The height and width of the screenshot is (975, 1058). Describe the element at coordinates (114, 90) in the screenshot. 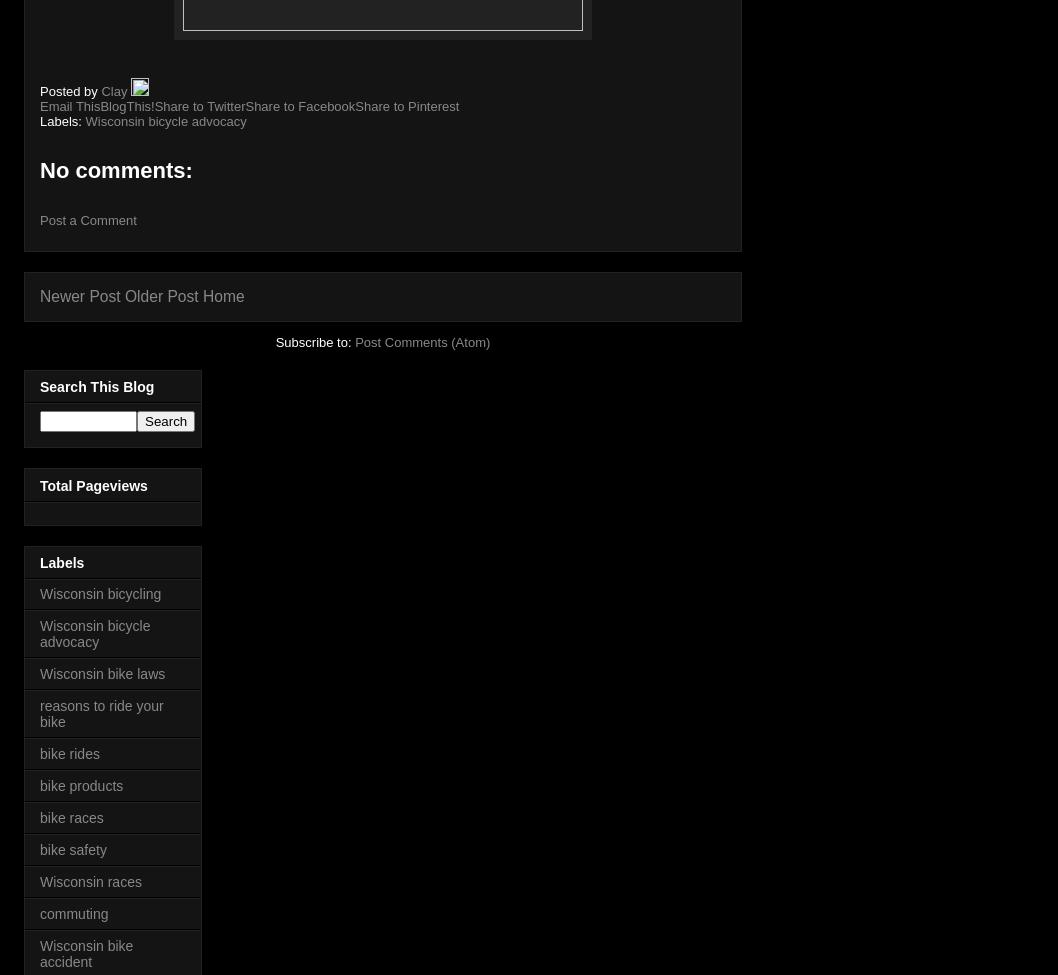

I see `'Clay'` at that location.